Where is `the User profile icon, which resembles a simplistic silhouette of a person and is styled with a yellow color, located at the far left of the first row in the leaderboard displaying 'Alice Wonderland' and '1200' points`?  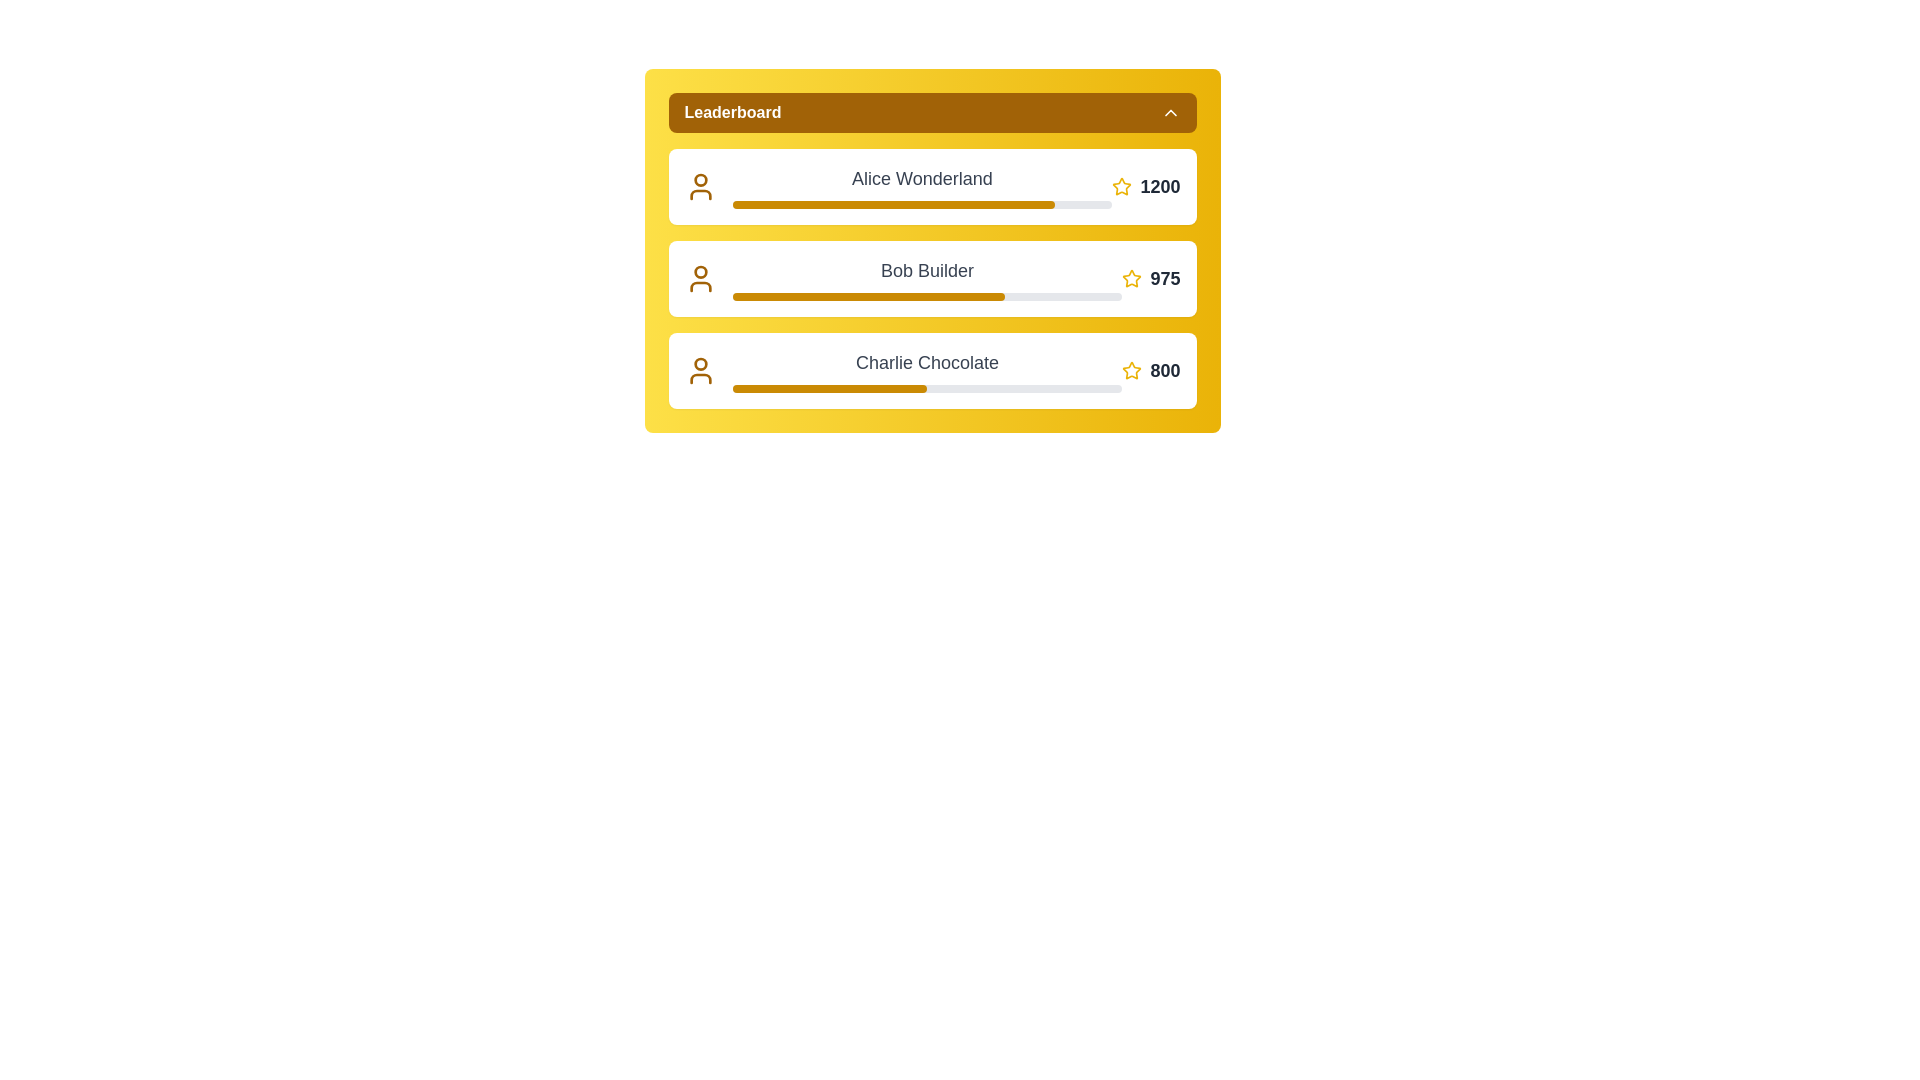 the User profile icon, which resembles a simplistic silhouette of a person and is styled with a yellow color, located at the far left of the first row in the leaderboard displaying 'Alice Wonderland' and '1200' points is located at coordinates (700, 186).